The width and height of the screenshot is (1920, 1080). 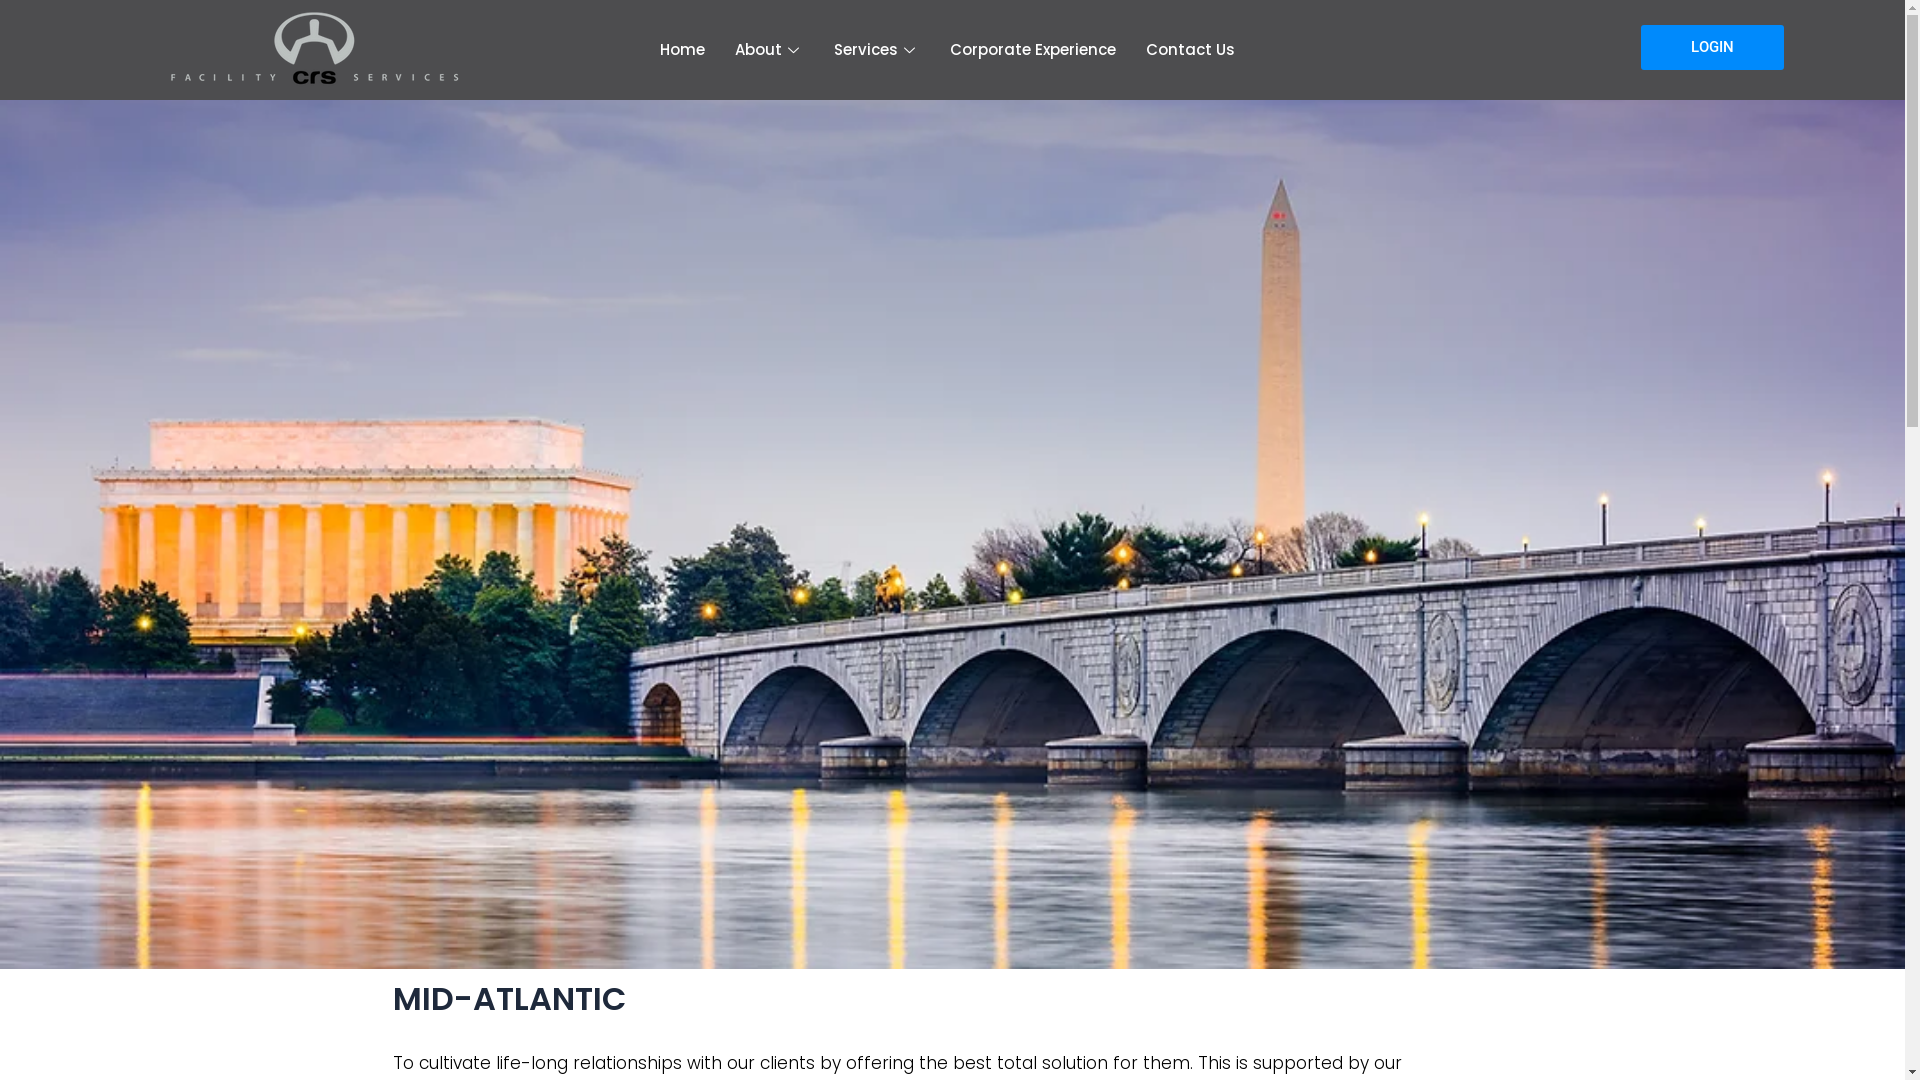 I want to click on 'LOGIN', so click(x=1640, y=46).